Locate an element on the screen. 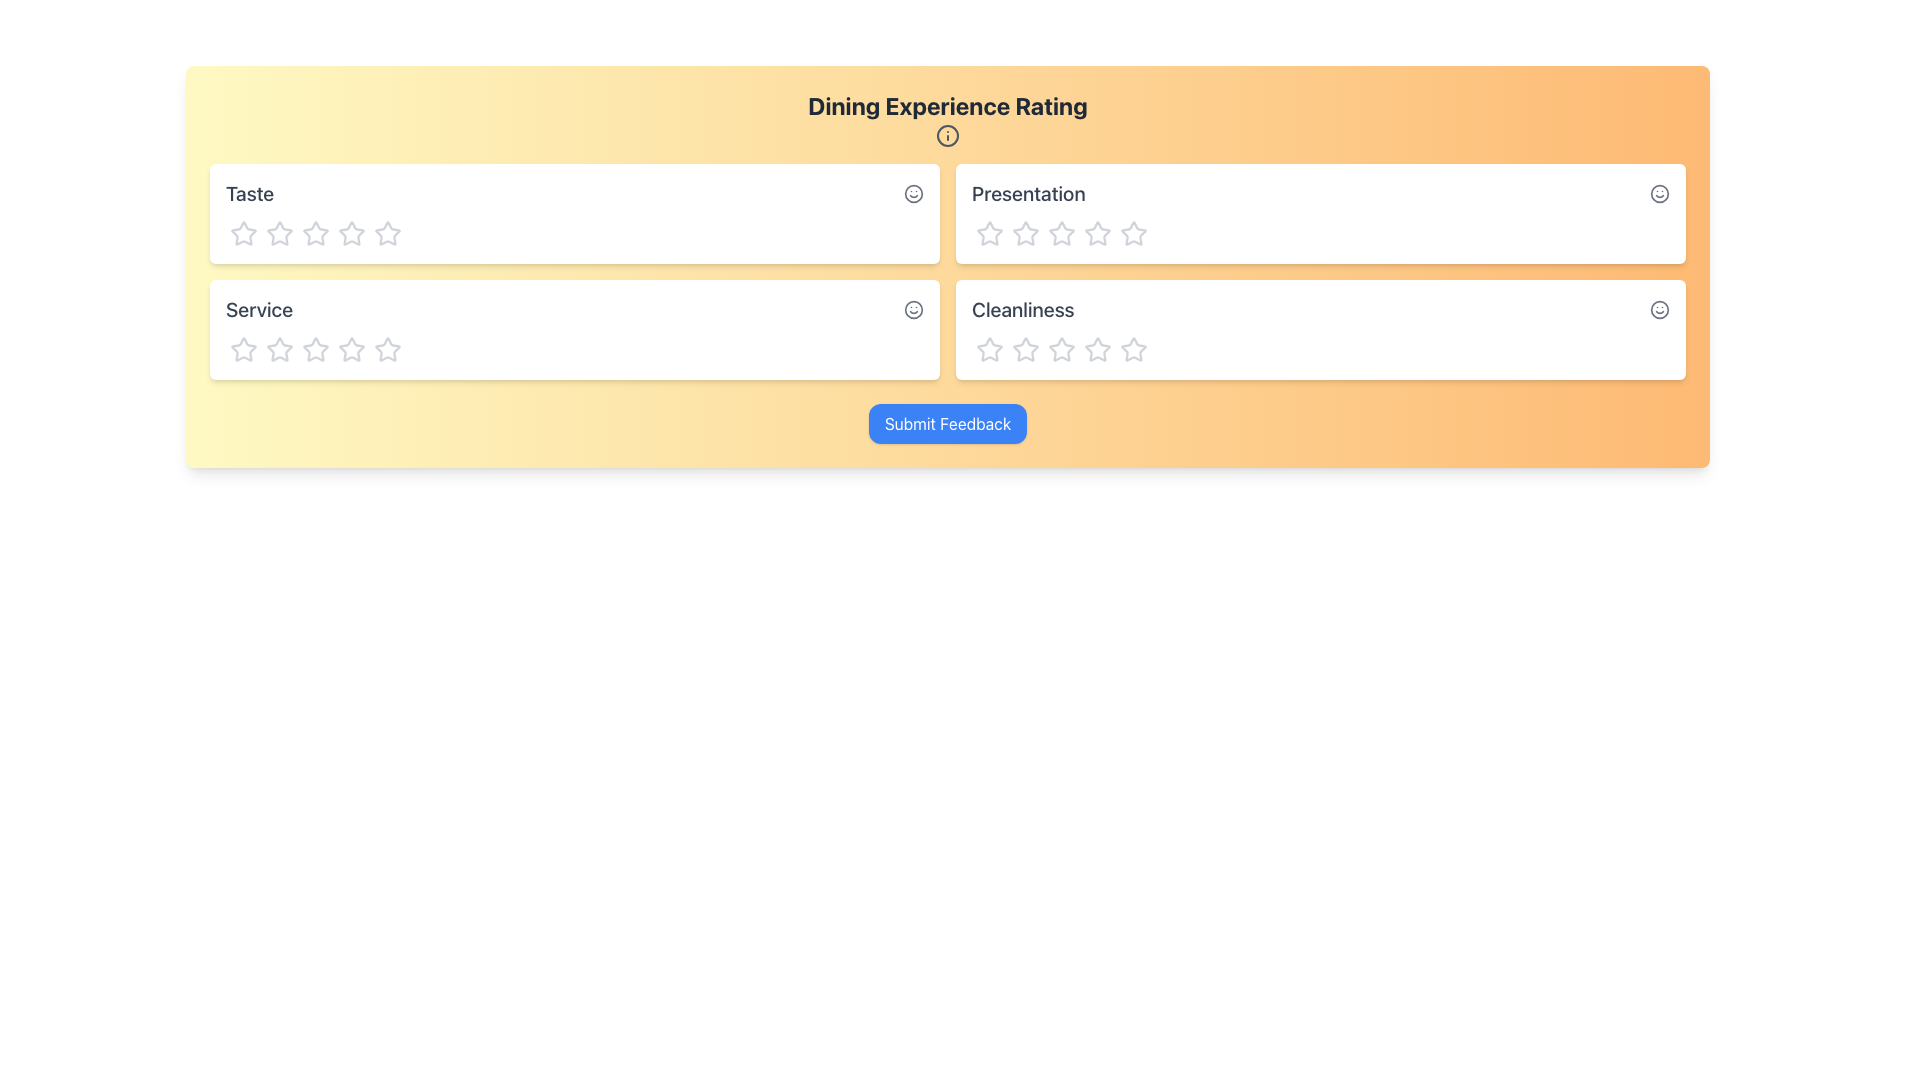 This screenshot has height=1080, width=1920. the fourth star-shaped icon in the feedback section under the 'Service' category is located at coordinates (315, 347).